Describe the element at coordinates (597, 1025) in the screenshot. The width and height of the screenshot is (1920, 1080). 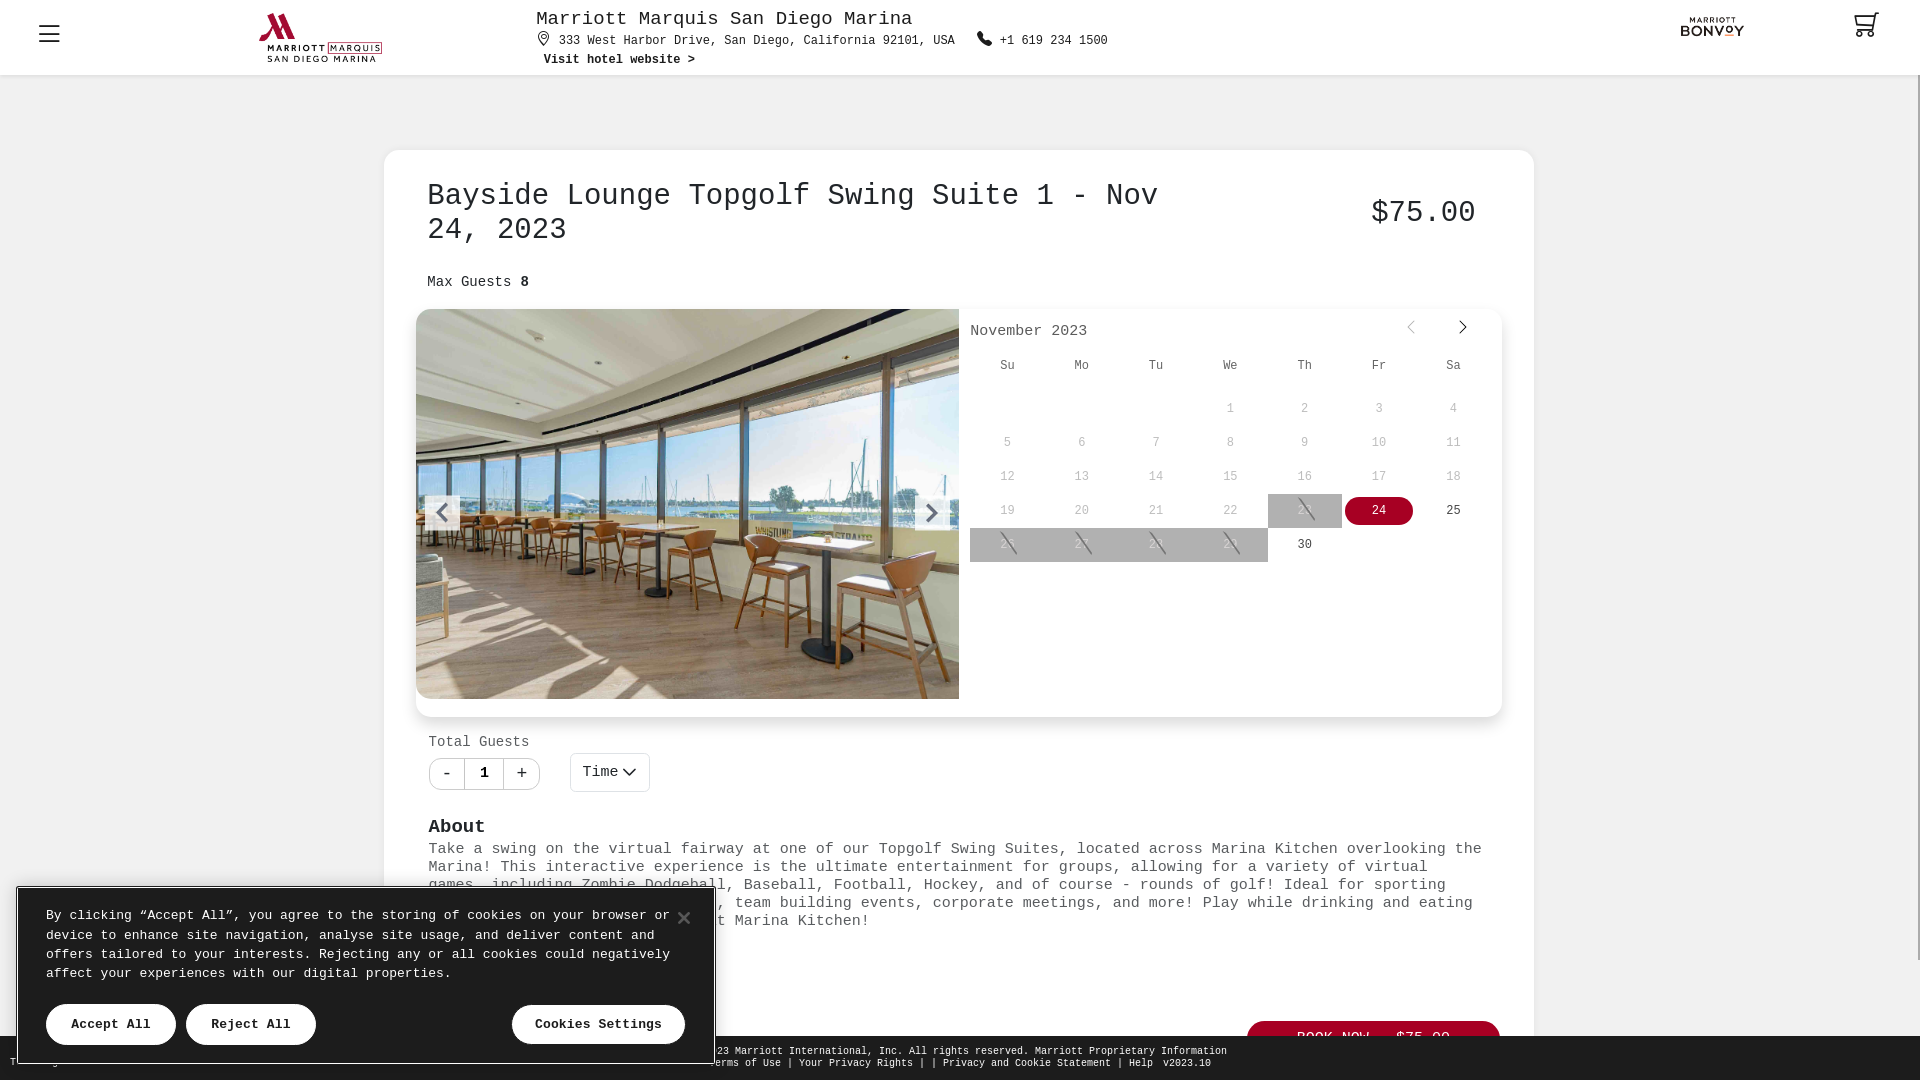
I see `'Cookies Settings'` at that location.